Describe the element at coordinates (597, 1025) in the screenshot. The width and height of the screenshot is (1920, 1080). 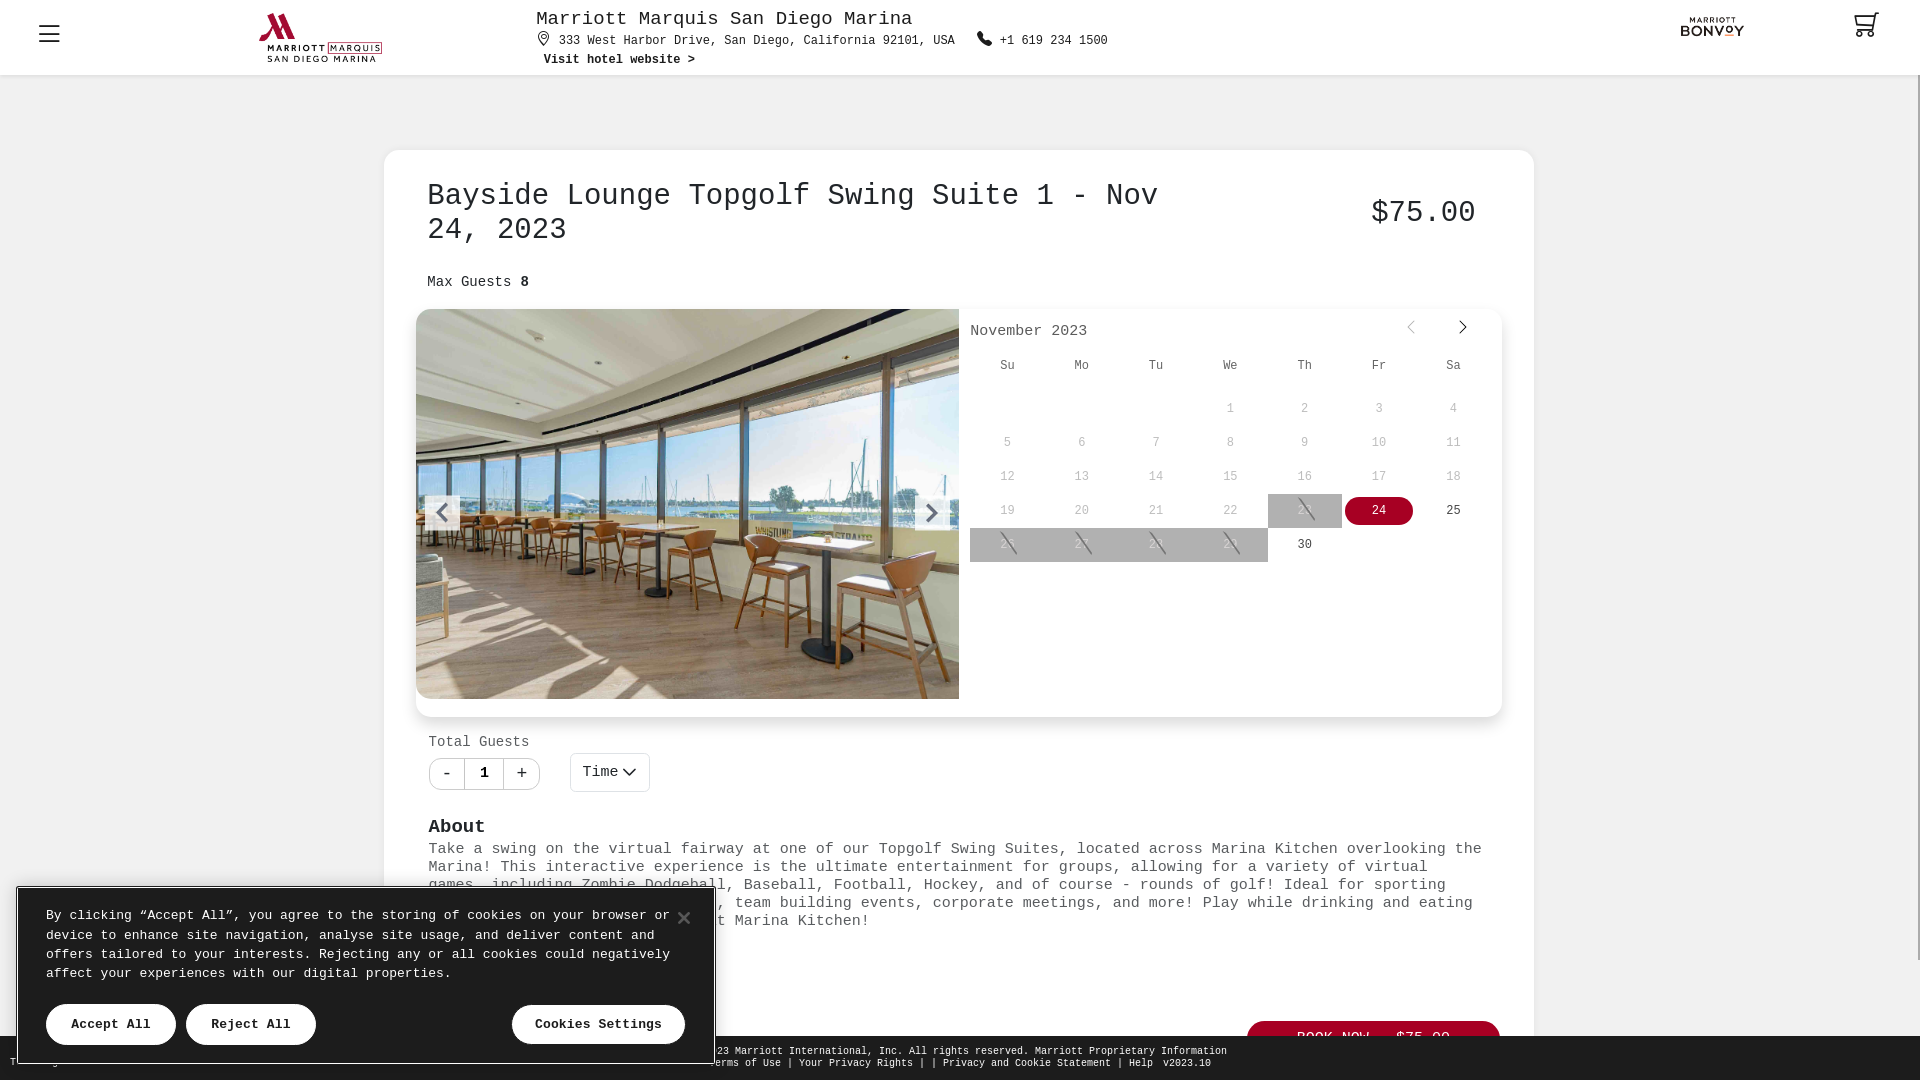
I see `'Cookies Settings'` at that location.